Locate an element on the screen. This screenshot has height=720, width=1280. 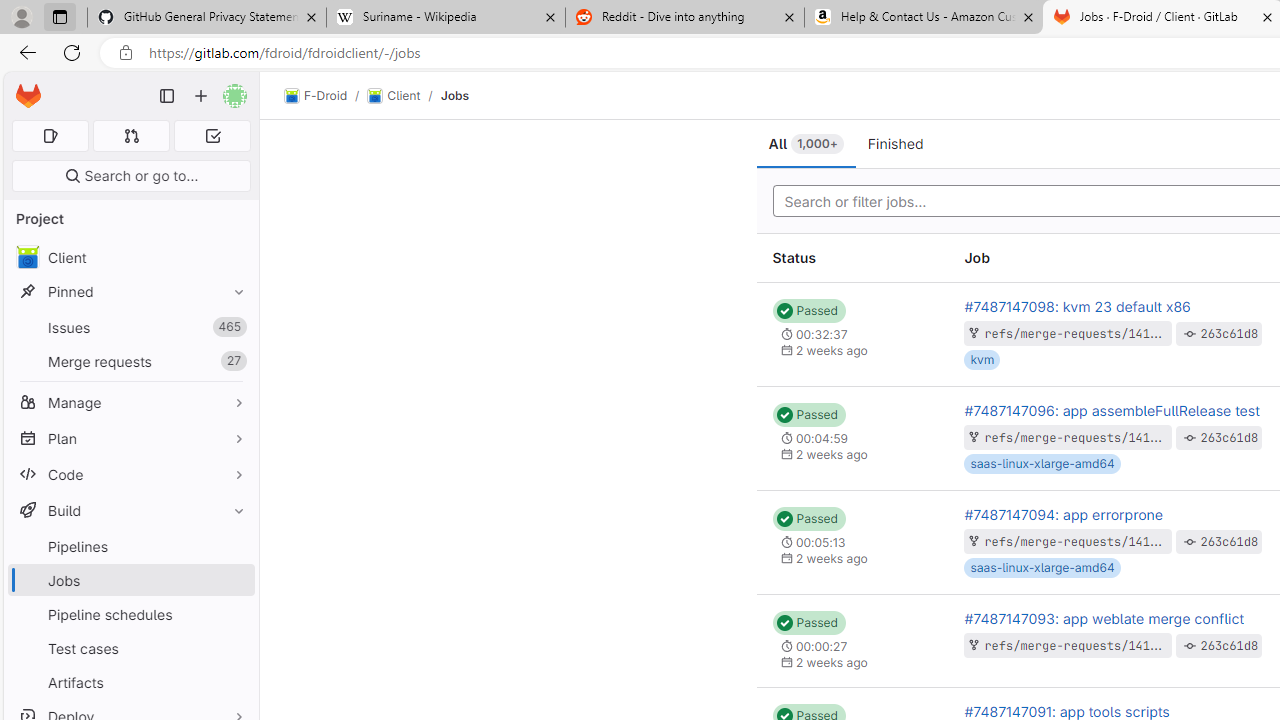
'refs/merge-requests/1411/head' is located at coordinates (1088, 644).